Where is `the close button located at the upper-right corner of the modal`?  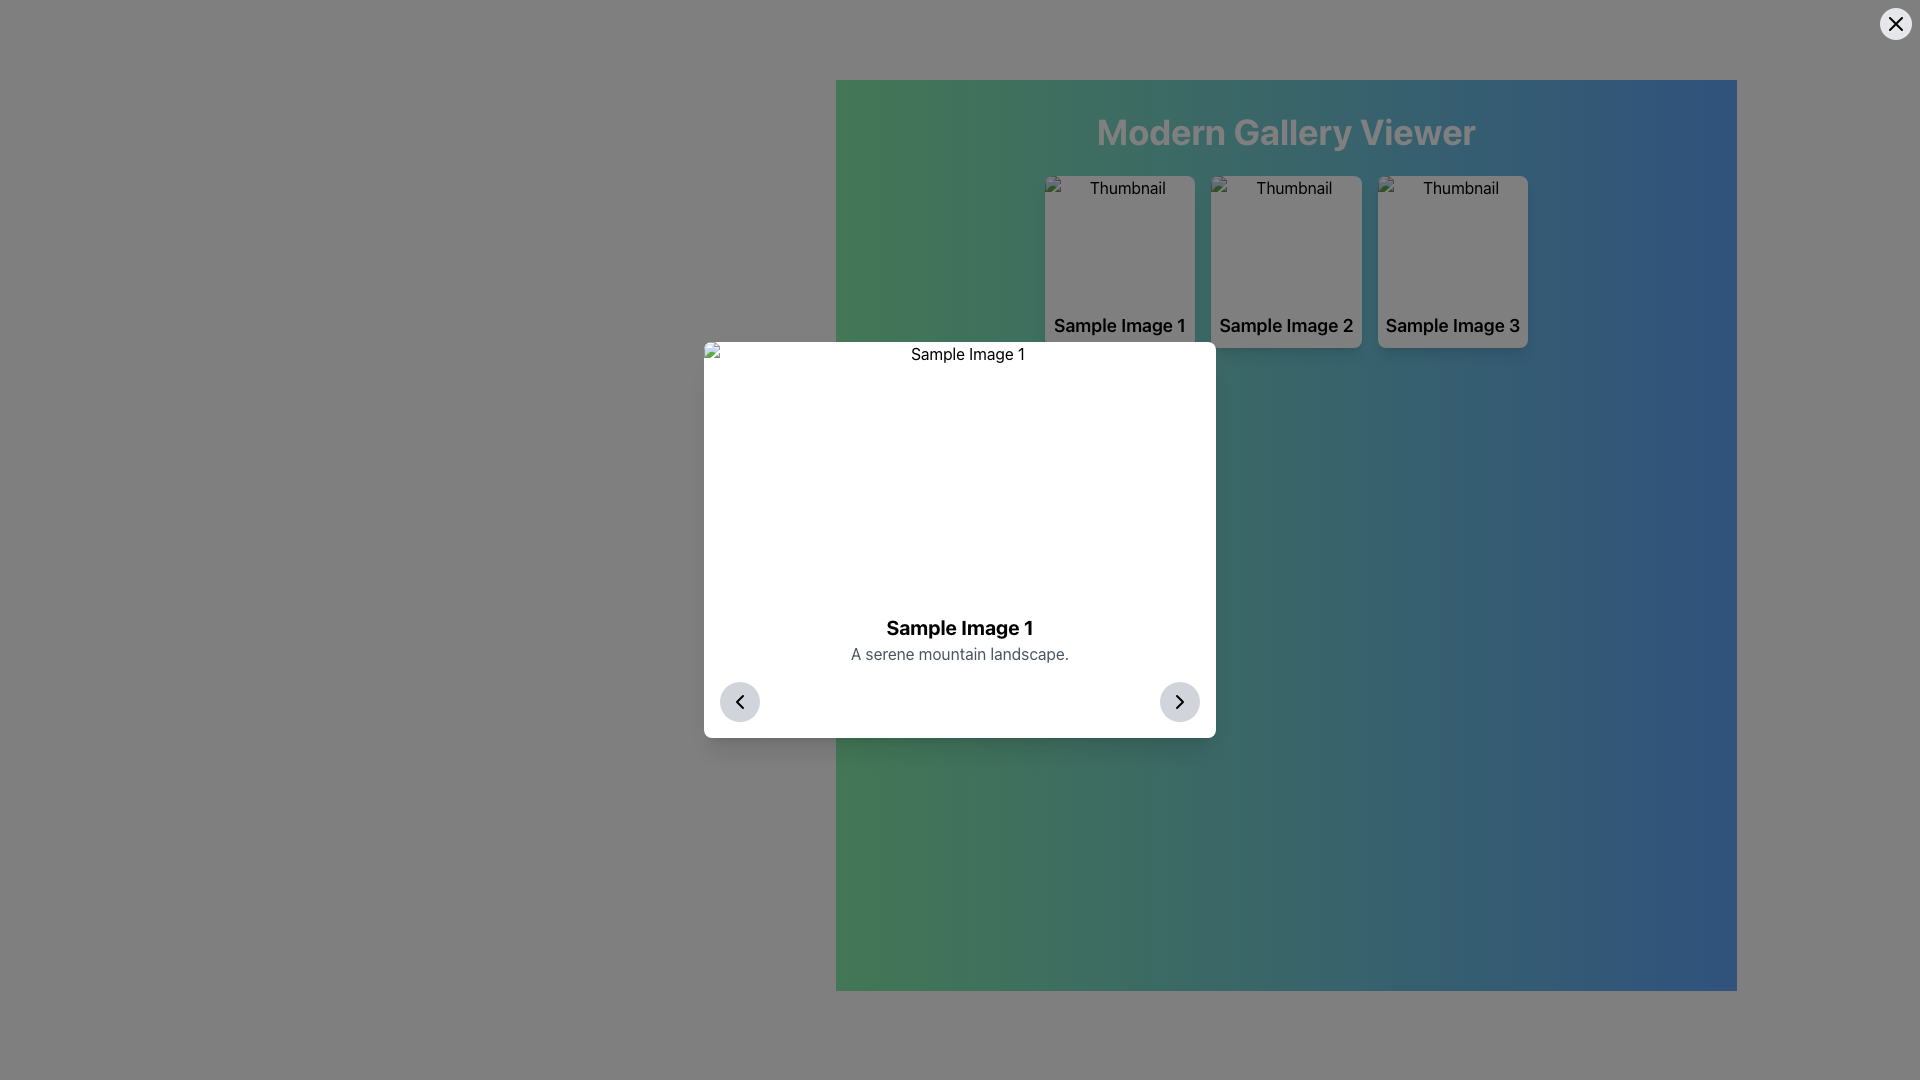
the close button located at the upper-right corner of the modal is located at coordinates (1895, 23).